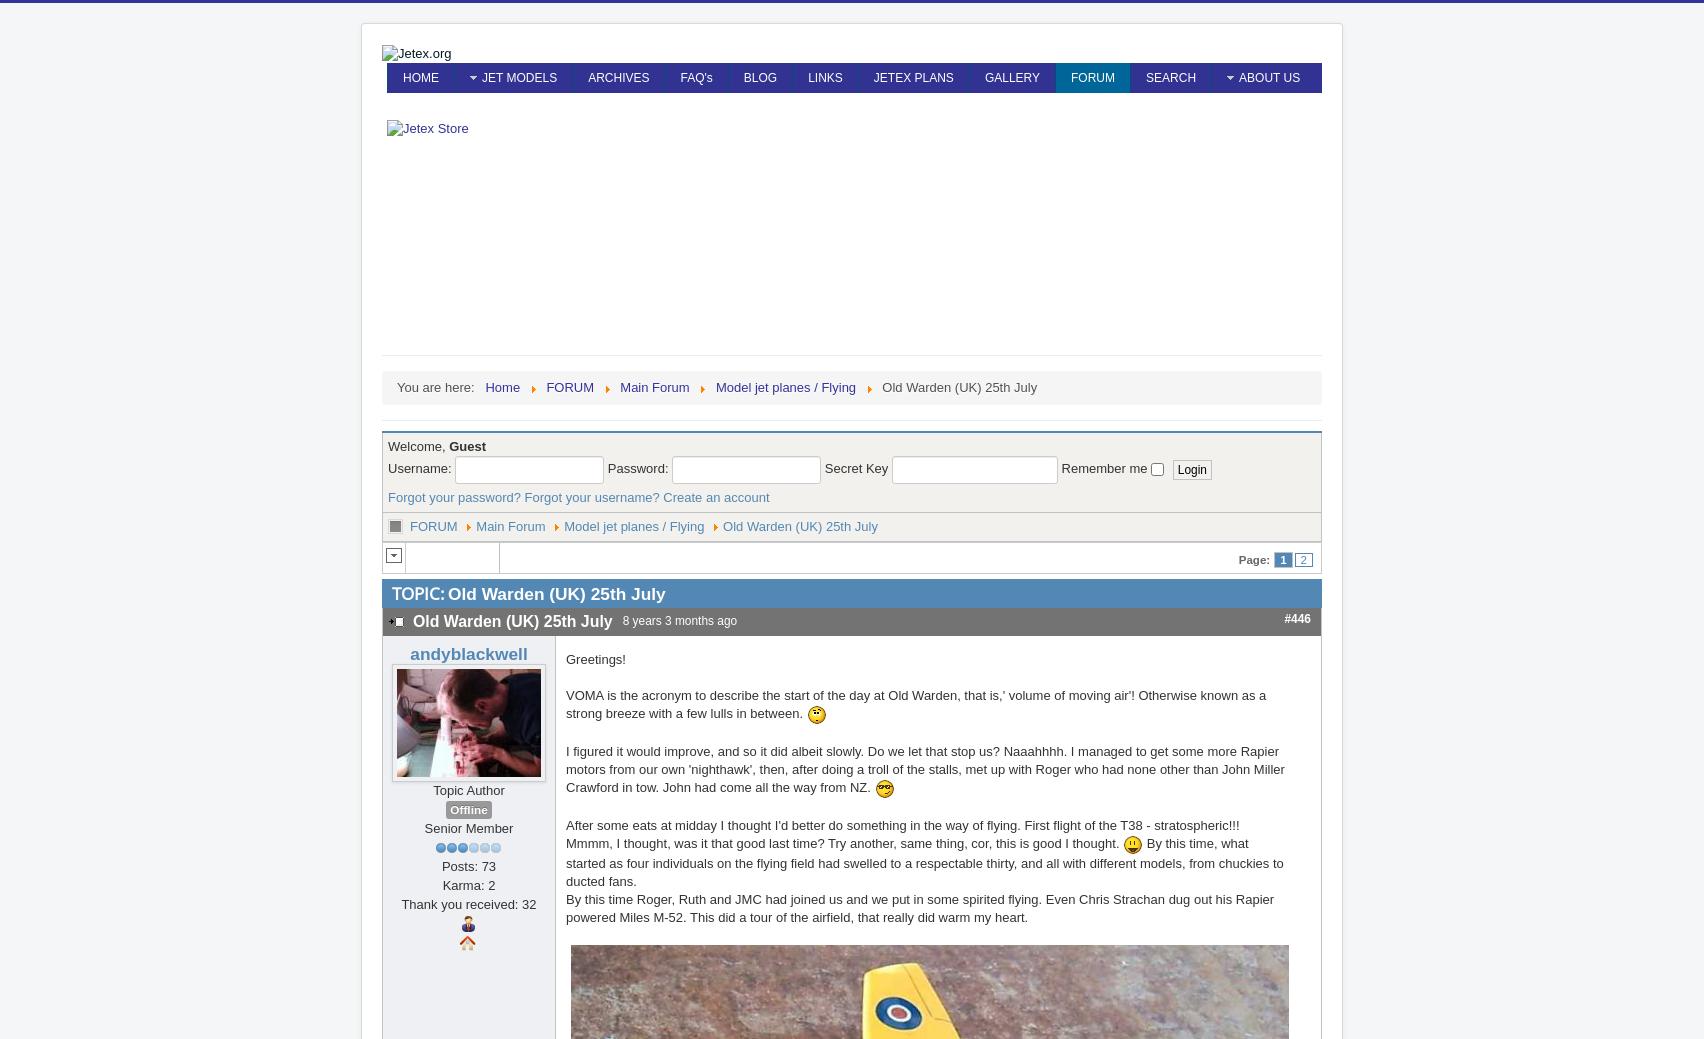 This screenshot has width=1704, height=1039. What do you see at coordinates (468, 903) in the screenshot?
I see `'Thank you received: 32'` at bounding box center [468, 903].